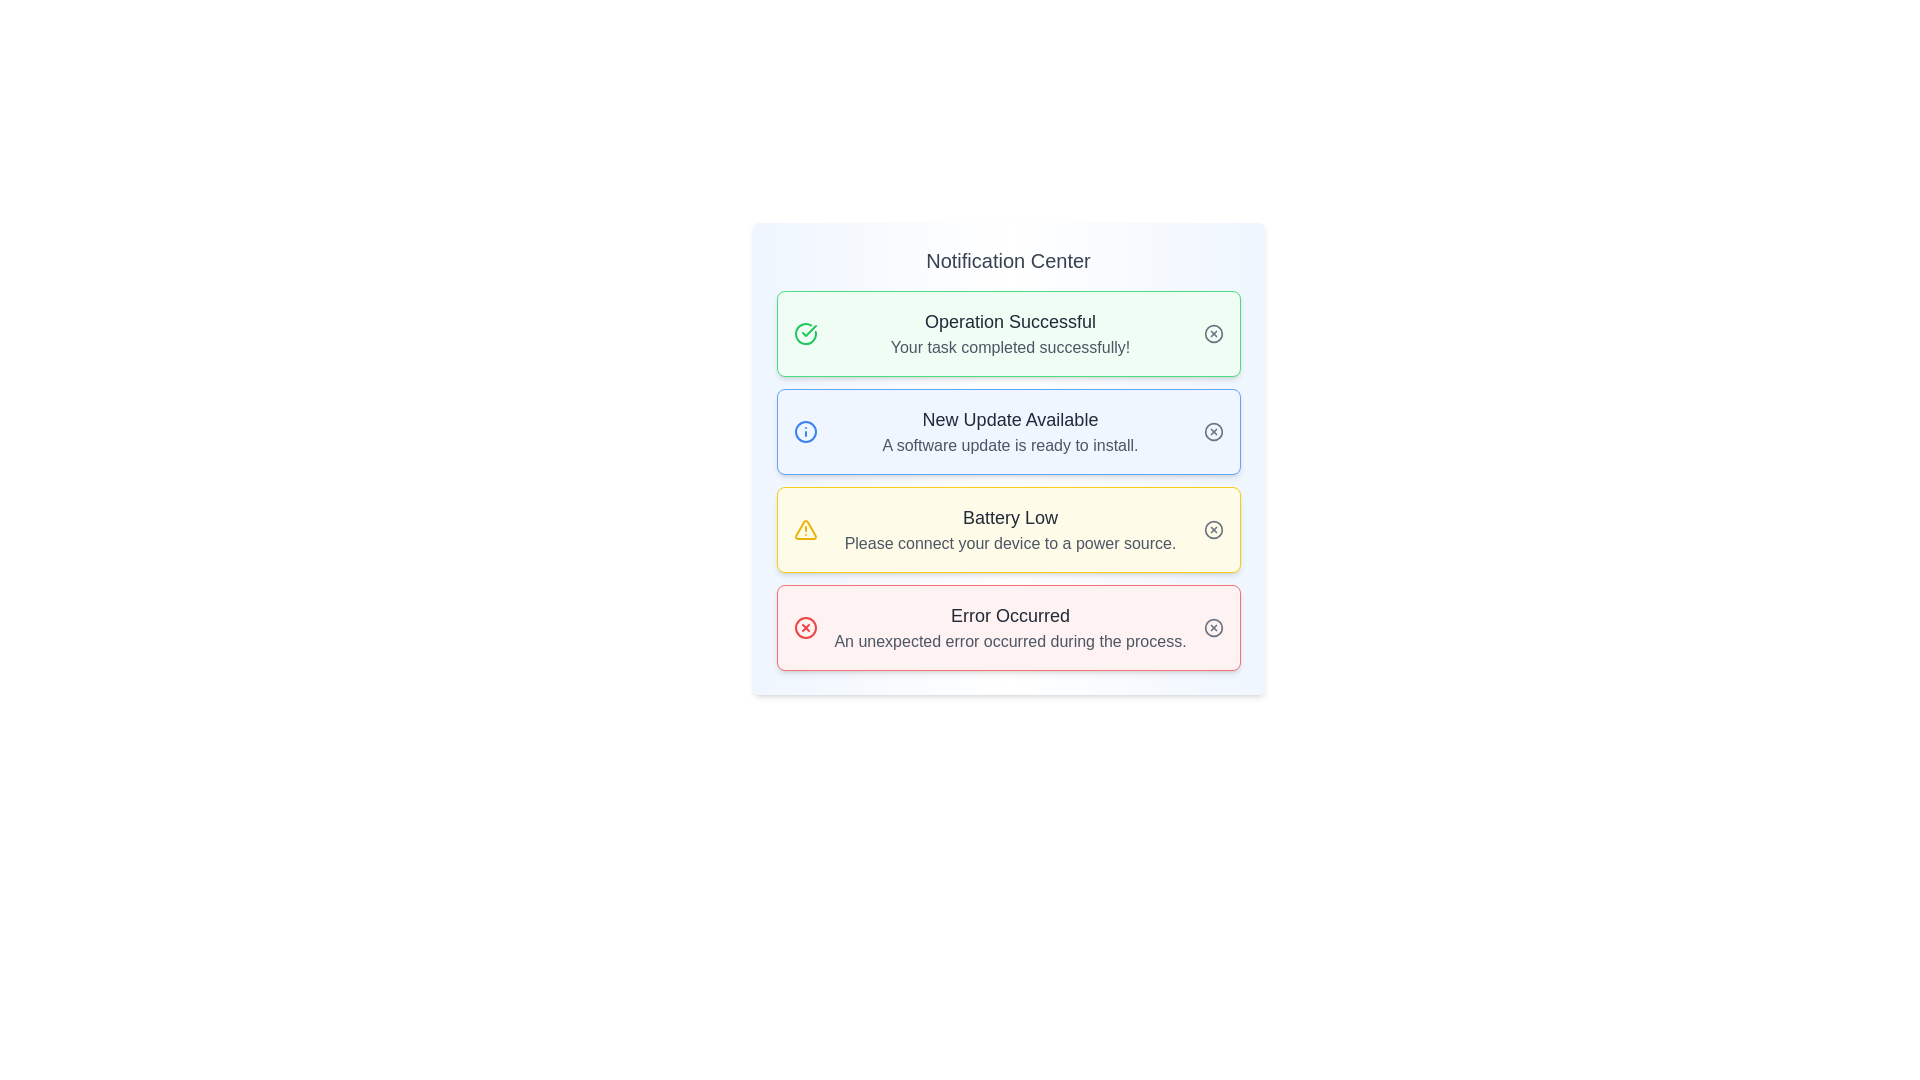  Describe the element at coordinates (1212, 333) in the screenshot. I see `the circular graphic component in the top right corner of the green notification block labeled 'Operation Successful'` at that location.